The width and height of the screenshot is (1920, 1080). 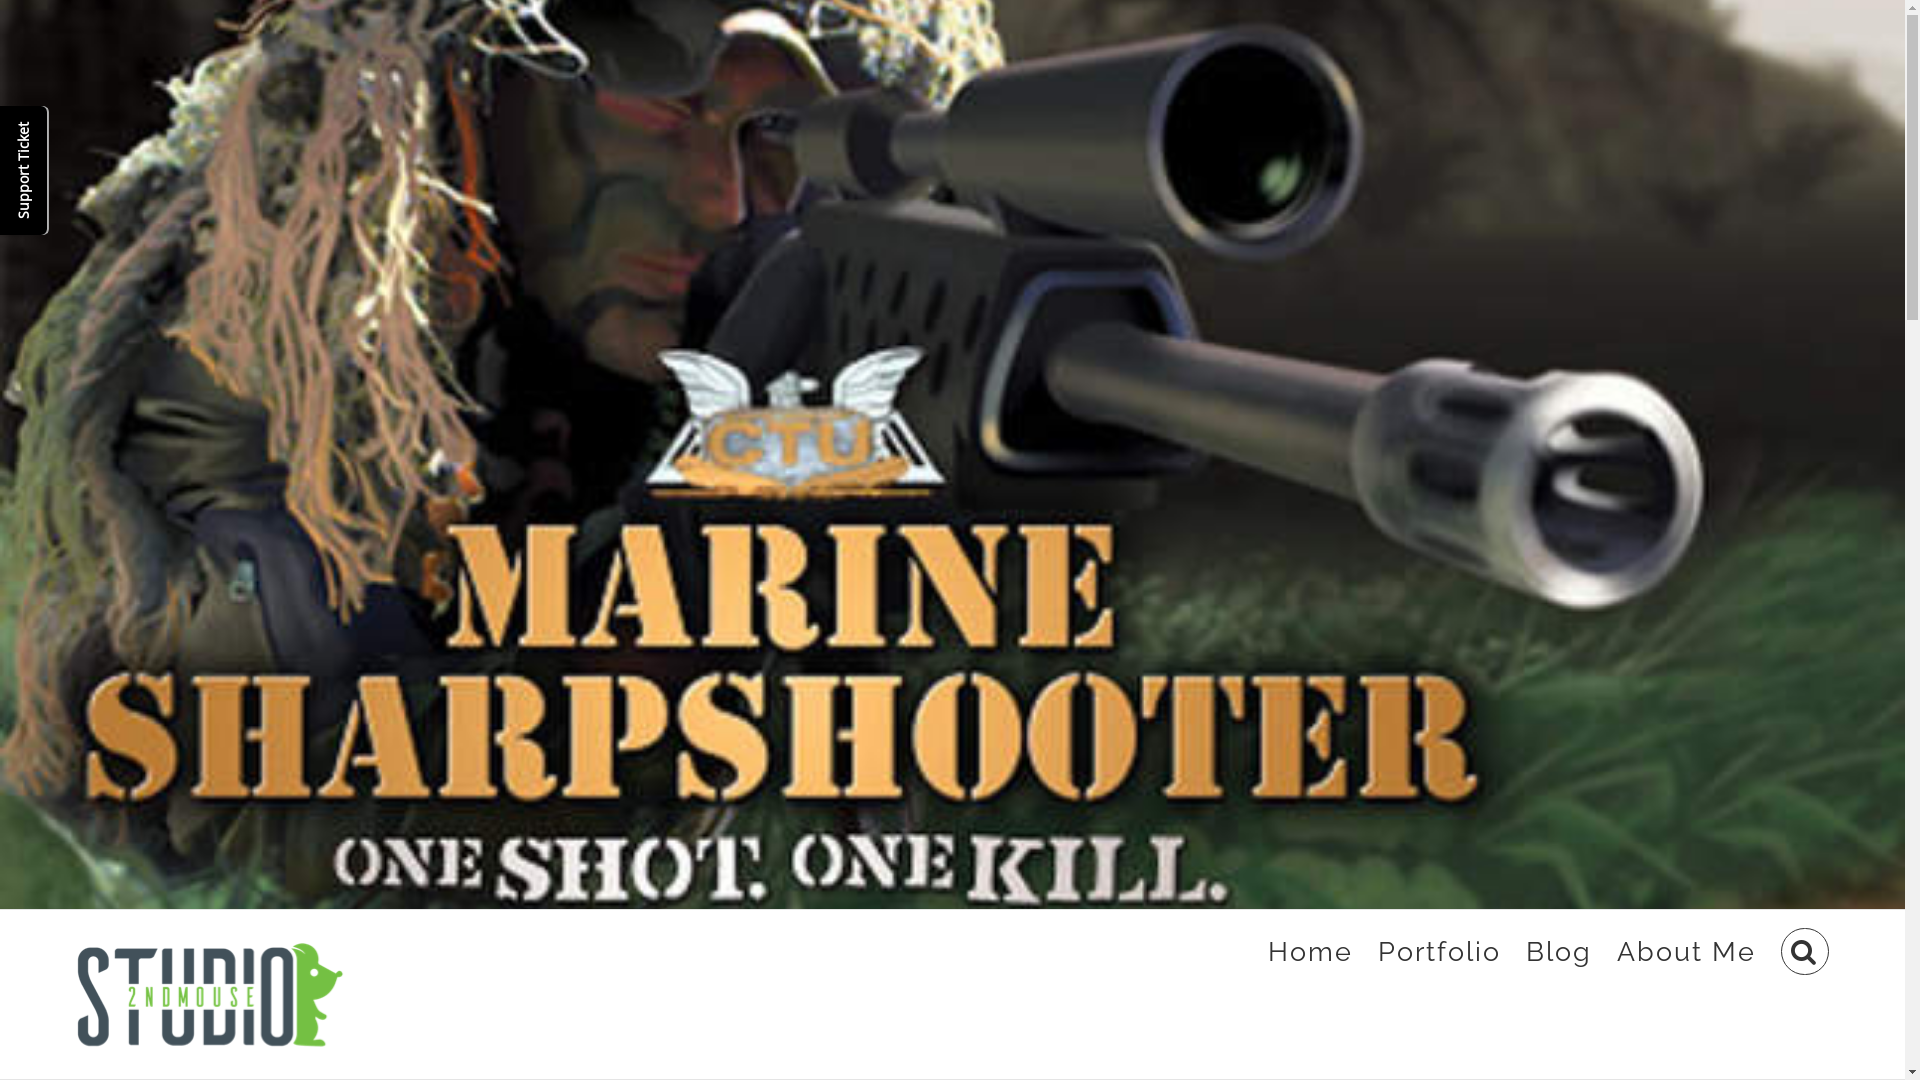 What do you see at coordinates (1310, 951) in the screenshot?
I see `'Home'` at bounding box center [1310, 951].